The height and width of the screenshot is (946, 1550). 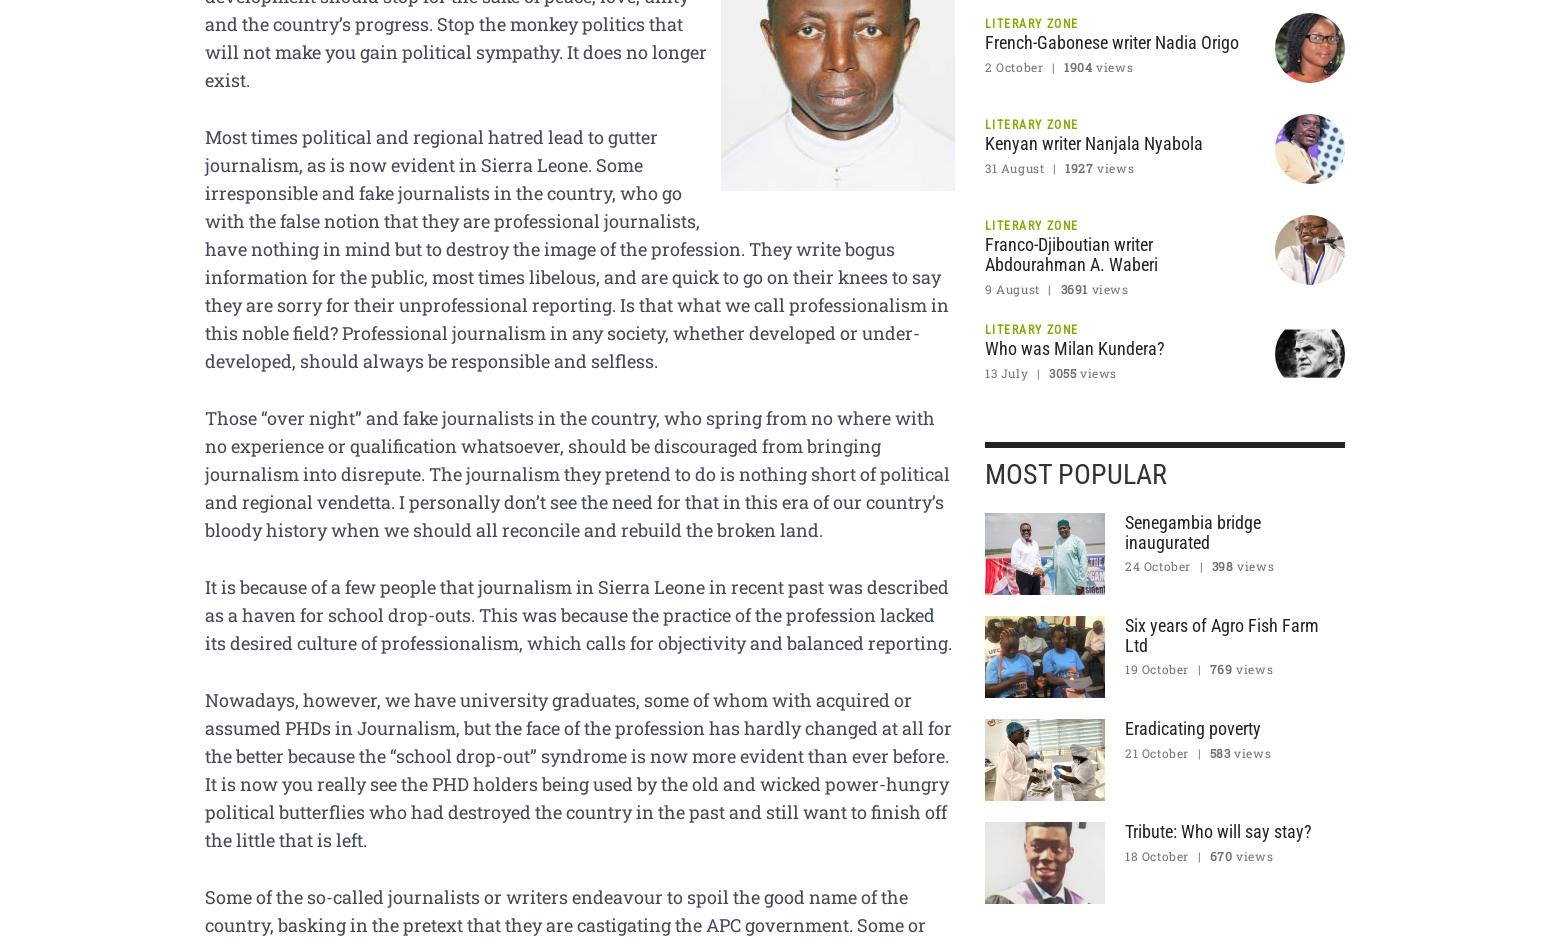 What do you see at coordinates (1193, 726) in the screenshot?
I see `'Eradicating poverty'` at bounding box center [1193, 726].